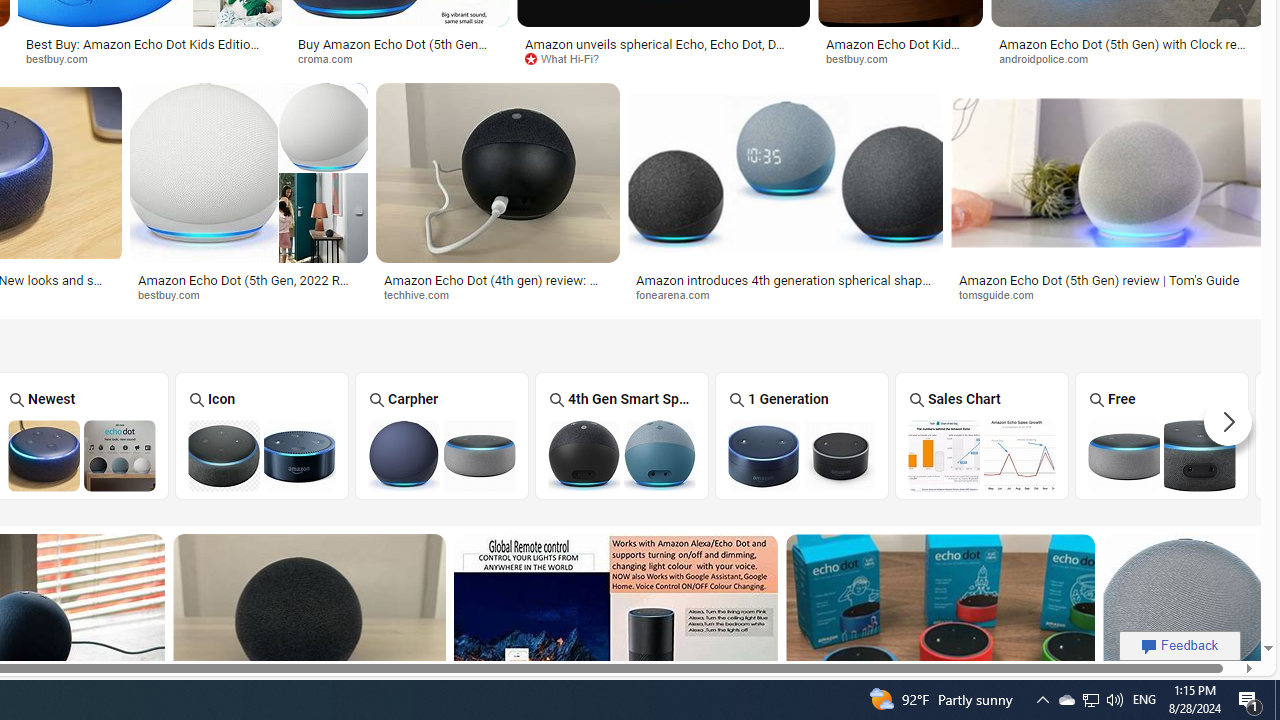 This screenshot has height=720, width=1280. Describe the element at coordinates (621, 434) in the screenshot. I see `'4th Gen Smart Speaker Alexa'` at that location.